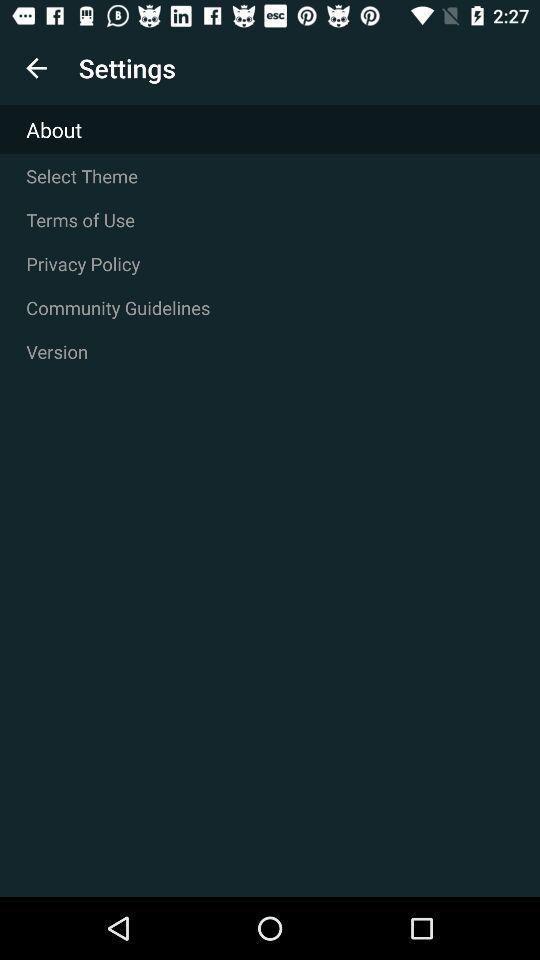 The width and height of the screenshot is (540, 960). I want to click on item above the about item, so click(36, 68).